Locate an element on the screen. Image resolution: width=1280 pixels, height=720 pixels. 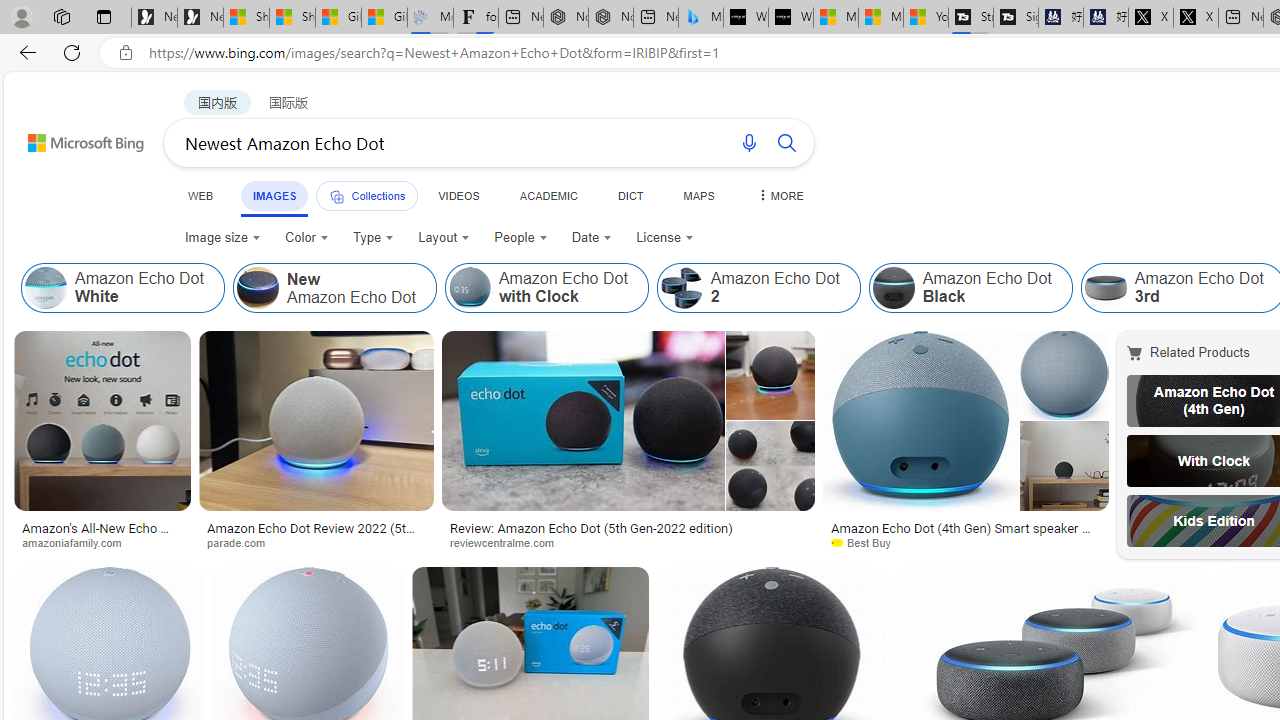
'Amazon Echo Dot 2' is located at coordinates (757, 288).